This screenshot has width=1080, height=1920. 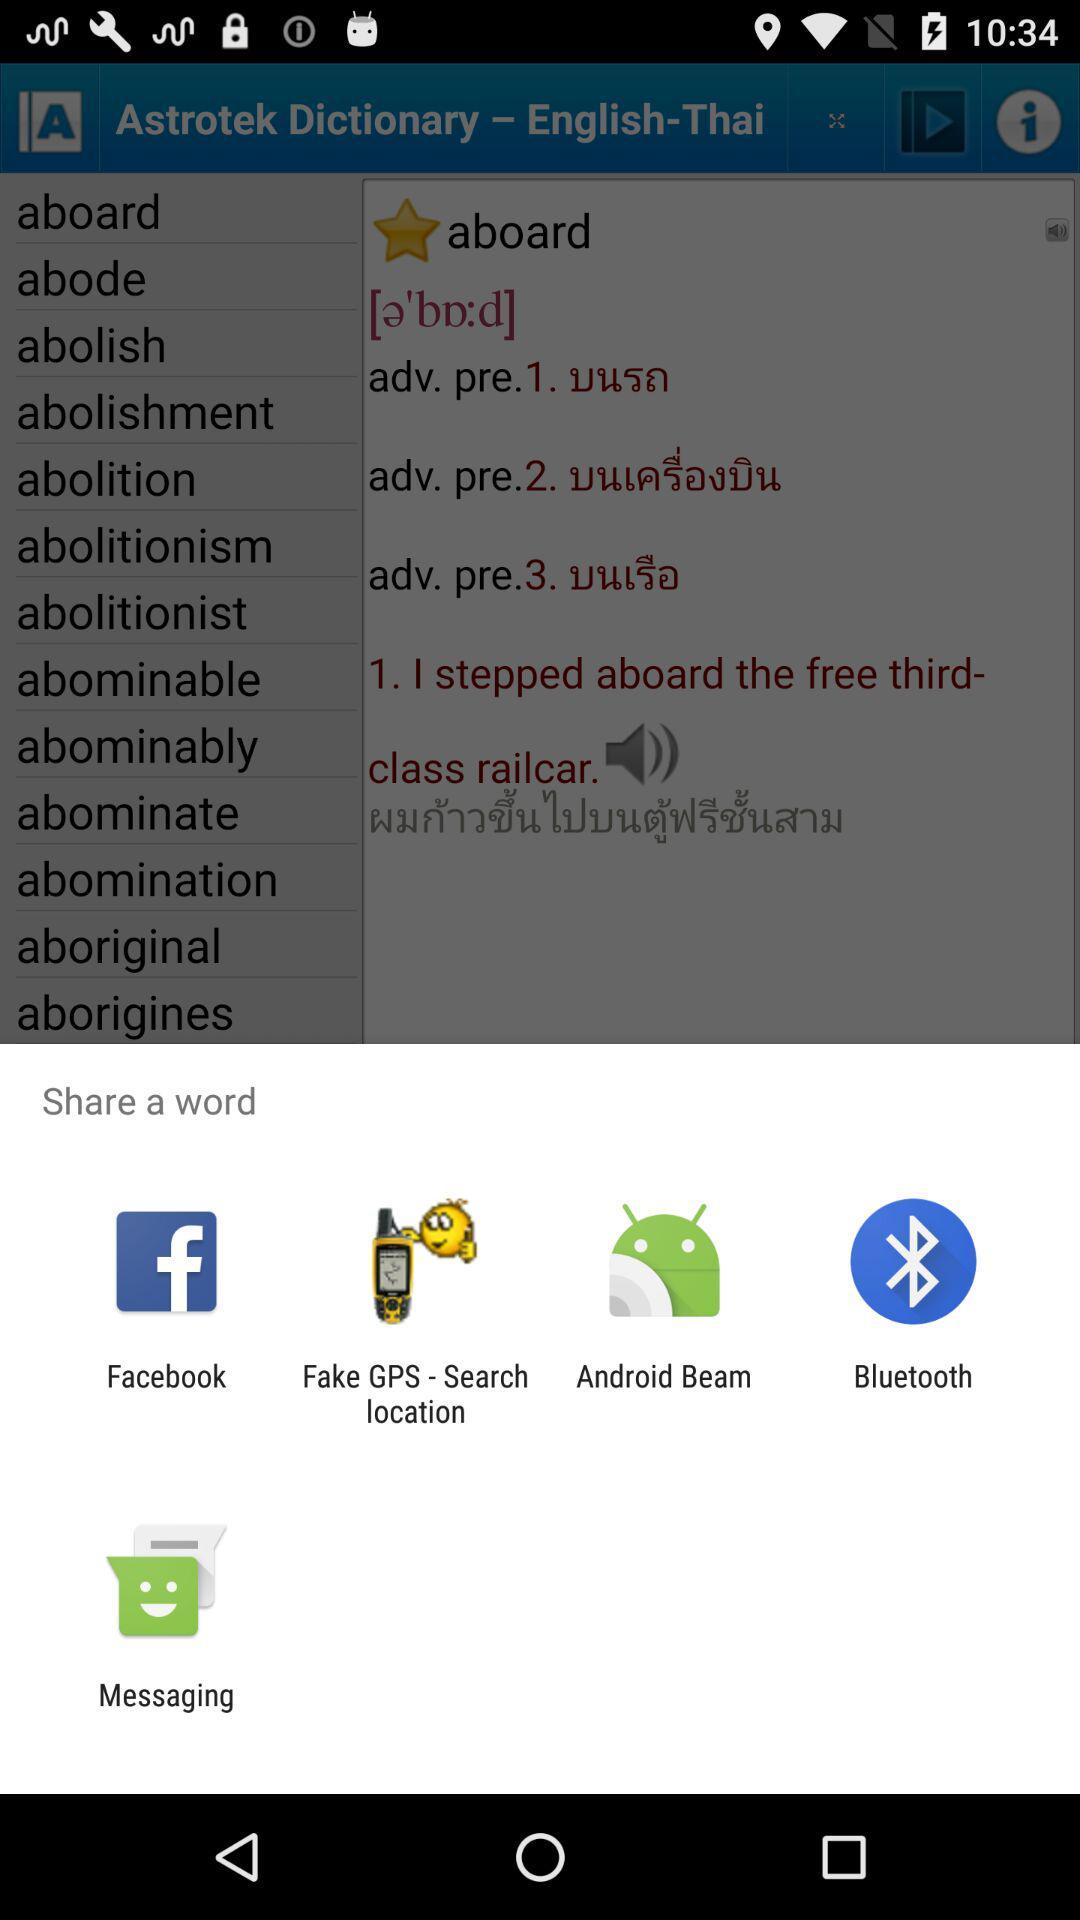 I want to click on the app to the right of android beam app, so click(x=913, y=1392).